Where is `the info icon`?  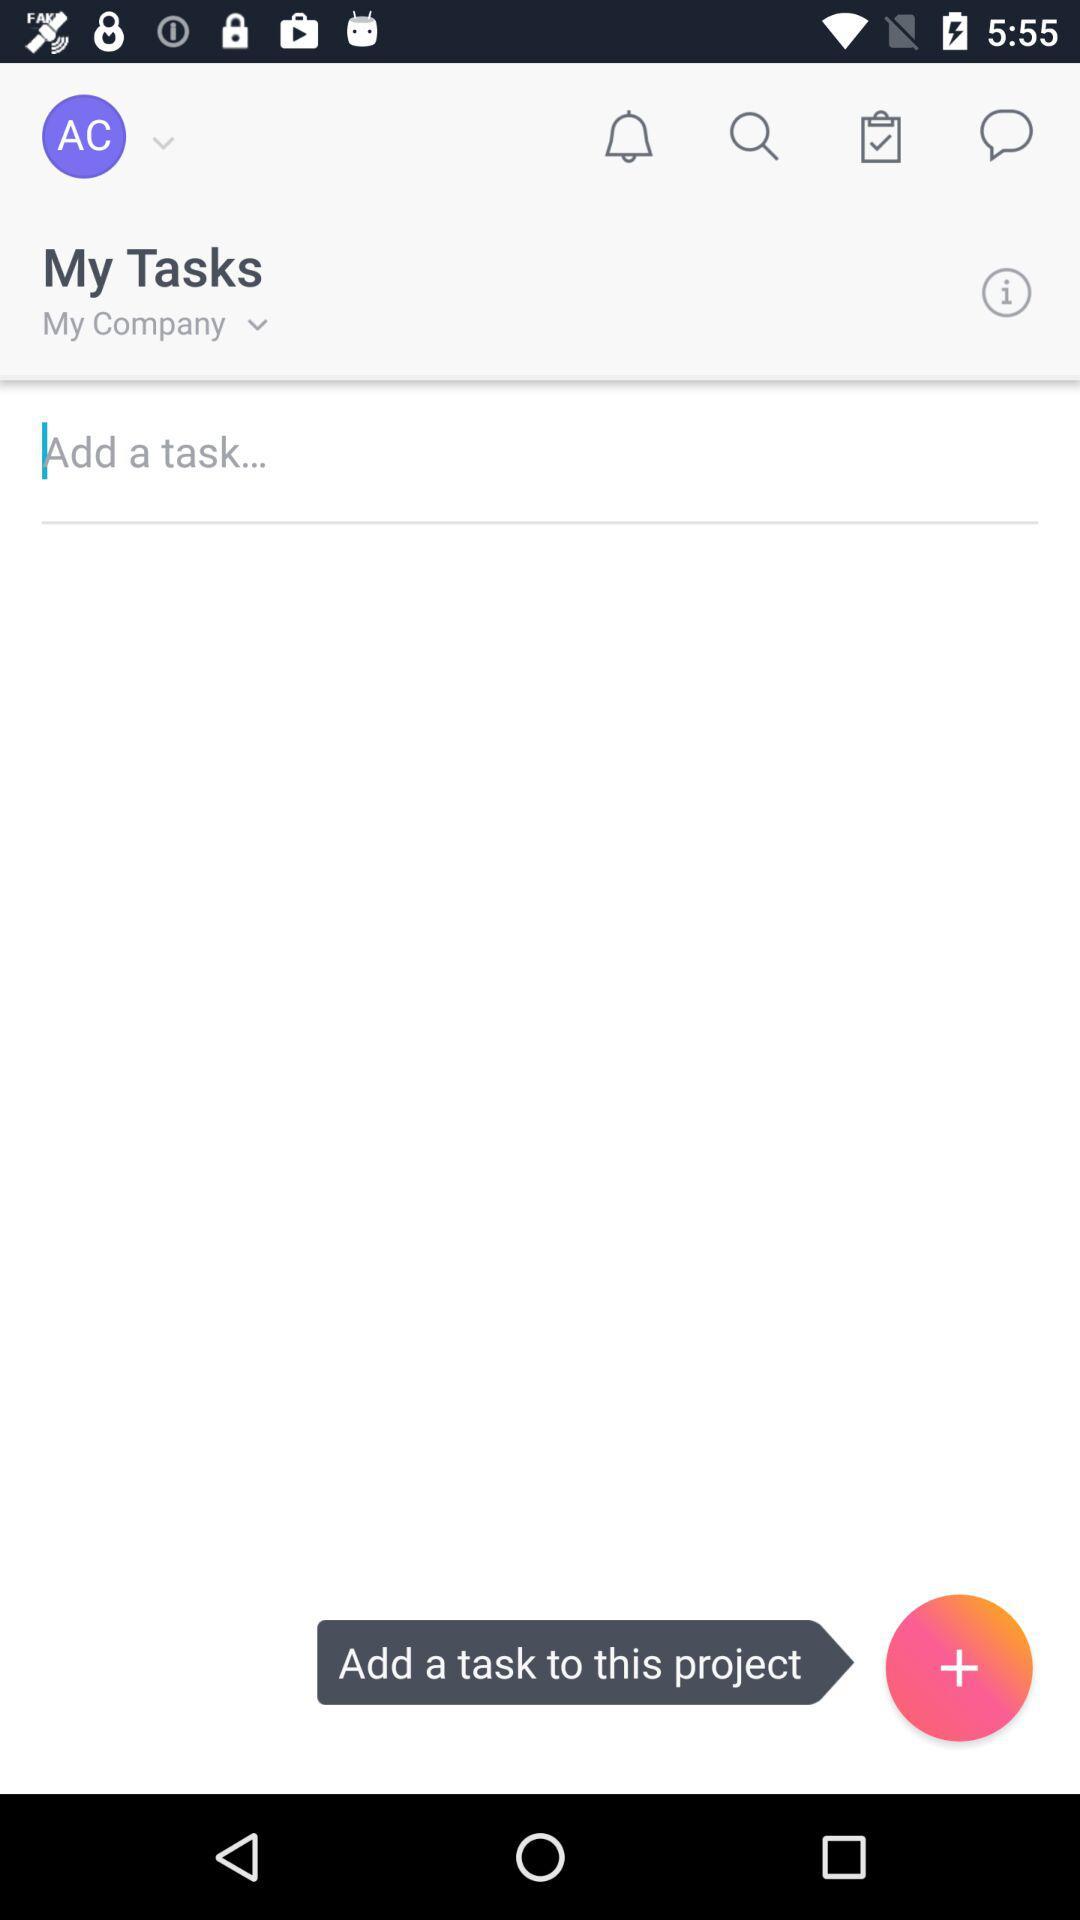 the info icon is located at coordinates (1006, 291).